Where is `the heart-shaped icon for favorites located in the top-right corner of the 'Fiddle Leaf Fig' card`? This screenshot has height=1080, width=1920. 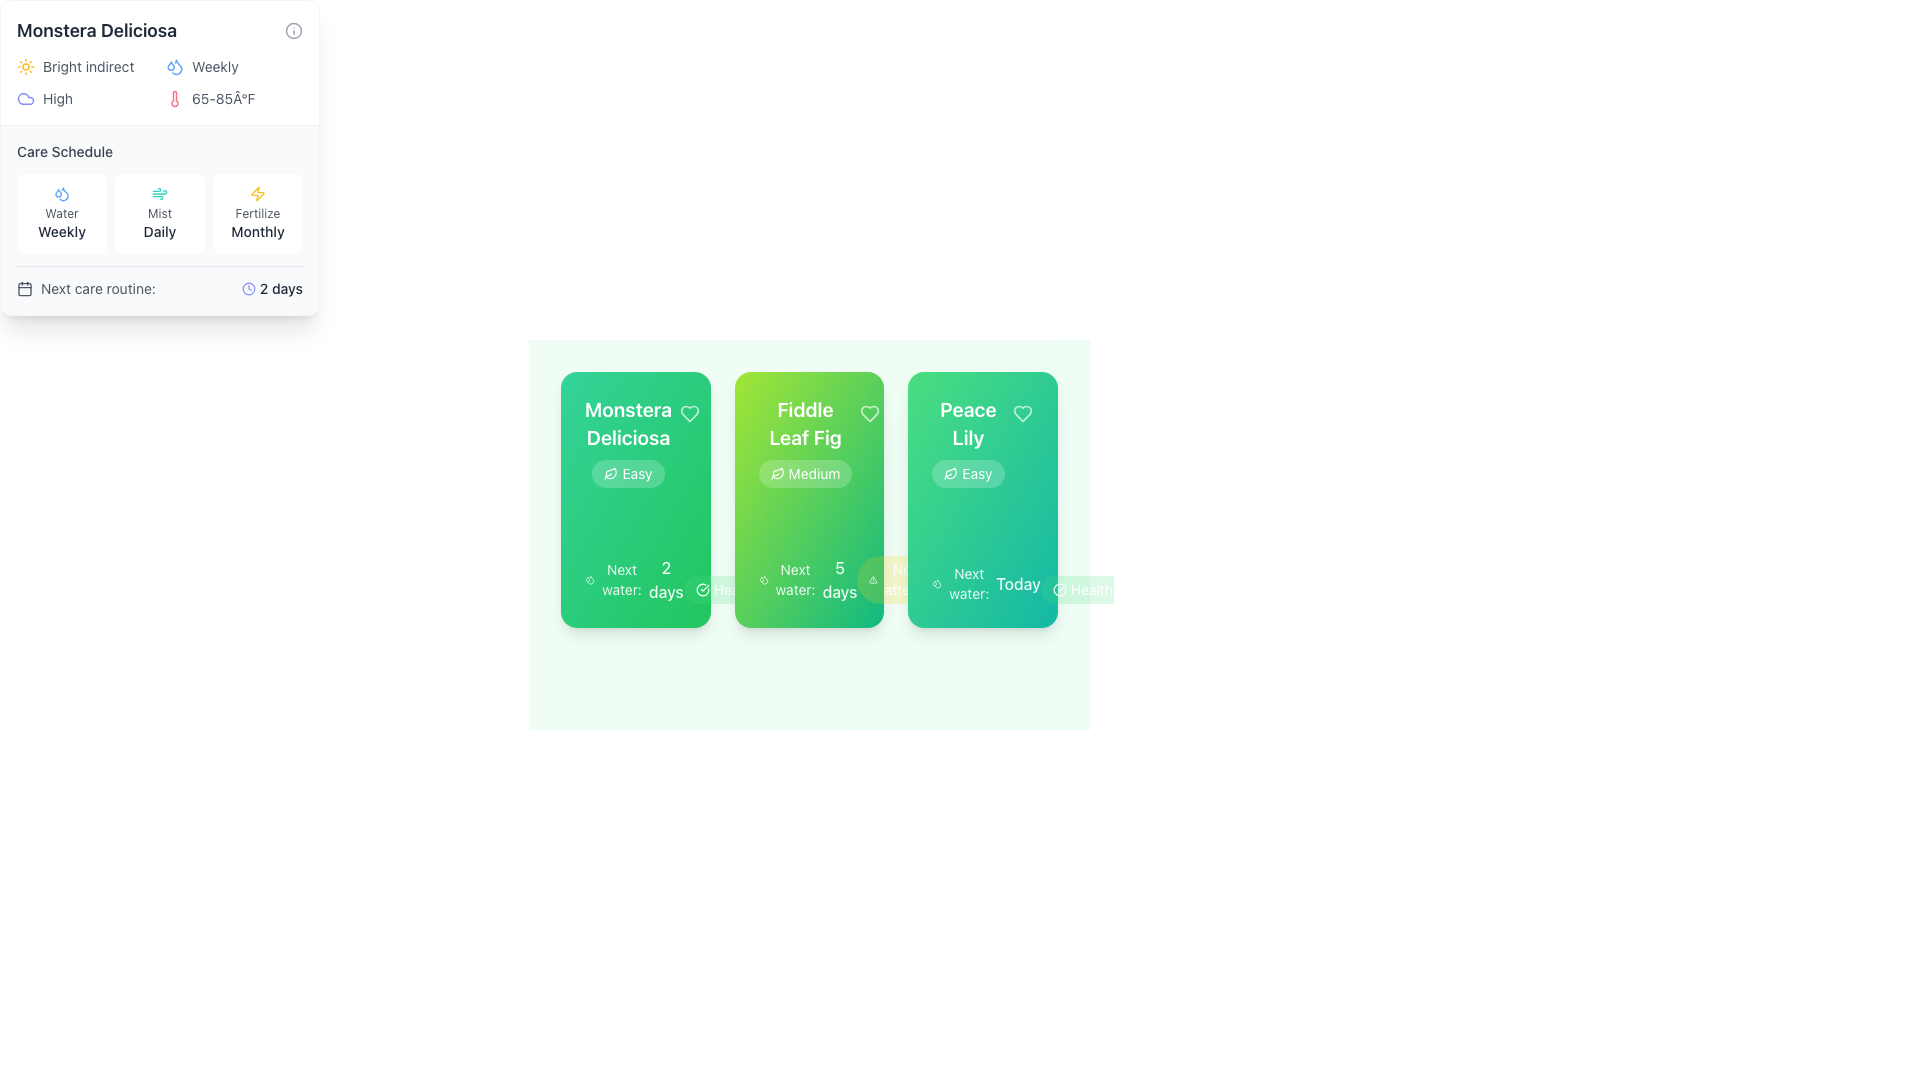
the heart-shaped icon for favorites located in the top-right corner of the 'Fiddle Leaf Fig' card is located at coordinates (870, 412).